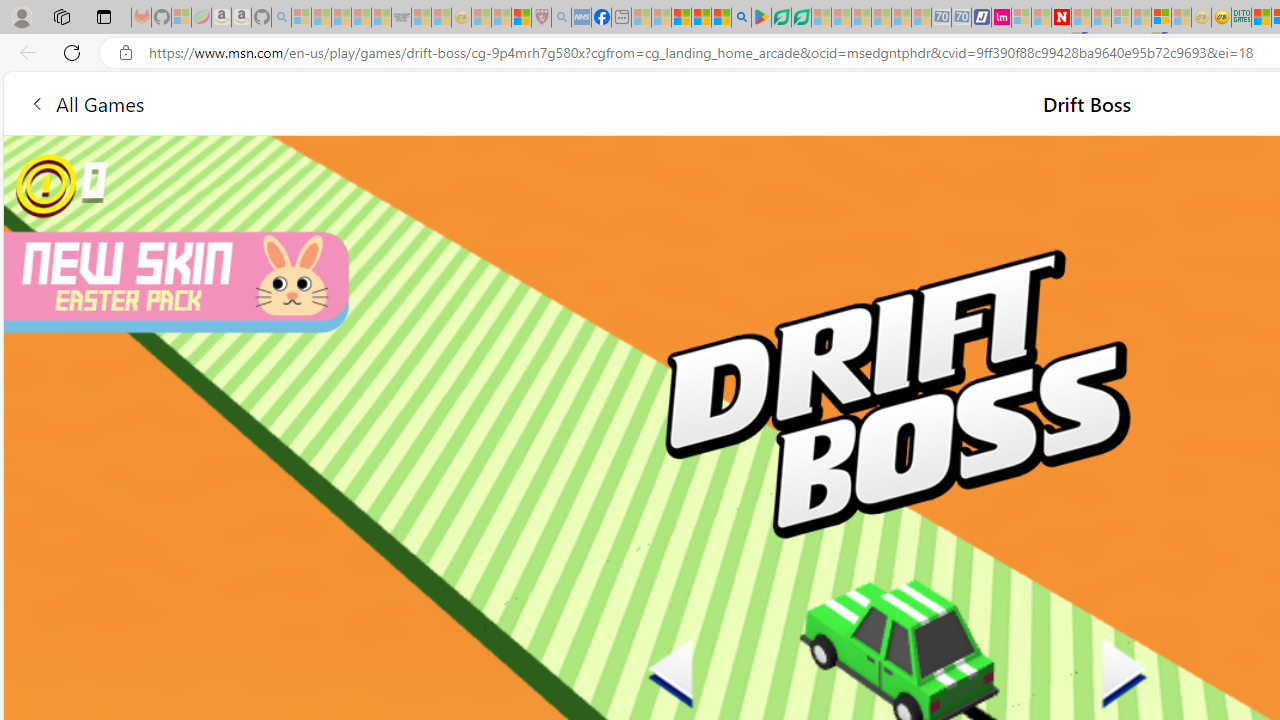 The image size is (1280, 720). What do you see at coordinates (181, 17) in the screenshot?
I see `'Microsoft-Report a Concern to Bing - Sleeping'` at bounding box center [181, 17].